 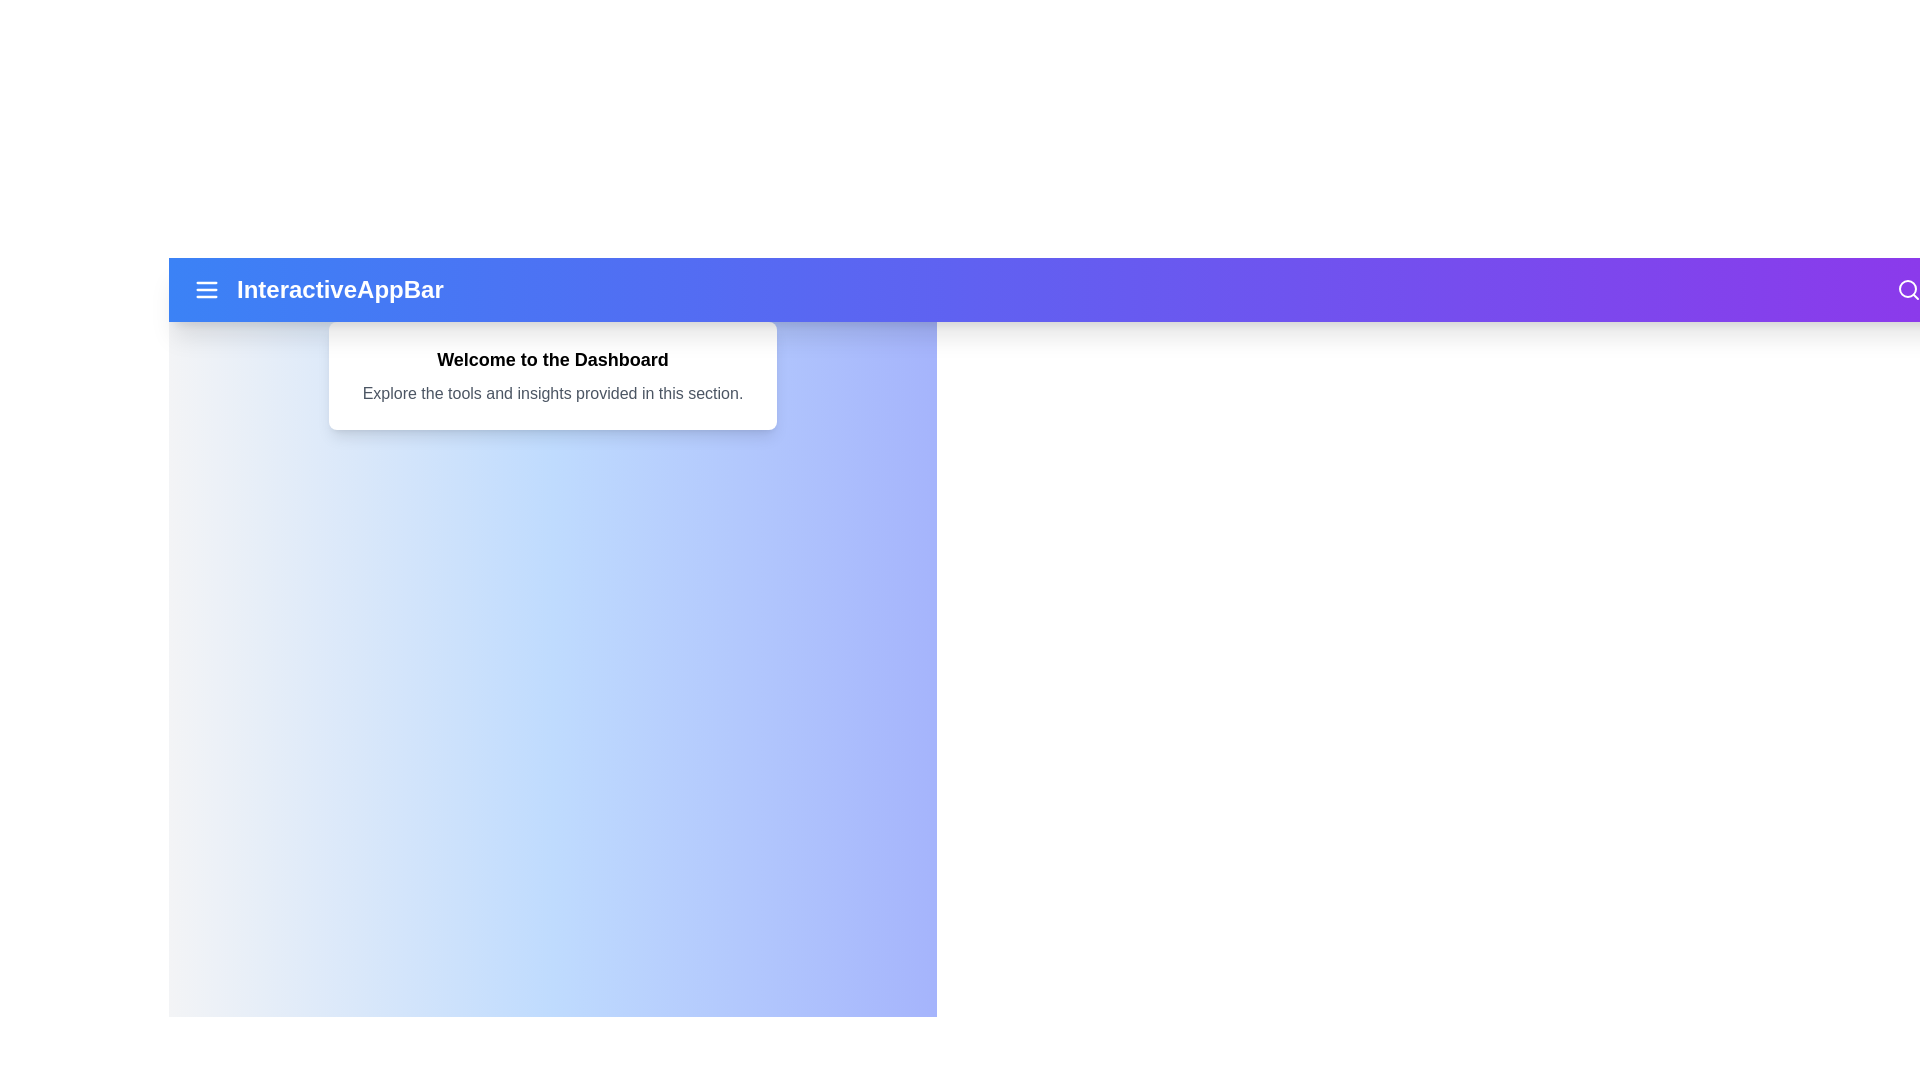 I want to click on the InteractiveAppBar title to reveal possible actions, so click(x=340, y=289).